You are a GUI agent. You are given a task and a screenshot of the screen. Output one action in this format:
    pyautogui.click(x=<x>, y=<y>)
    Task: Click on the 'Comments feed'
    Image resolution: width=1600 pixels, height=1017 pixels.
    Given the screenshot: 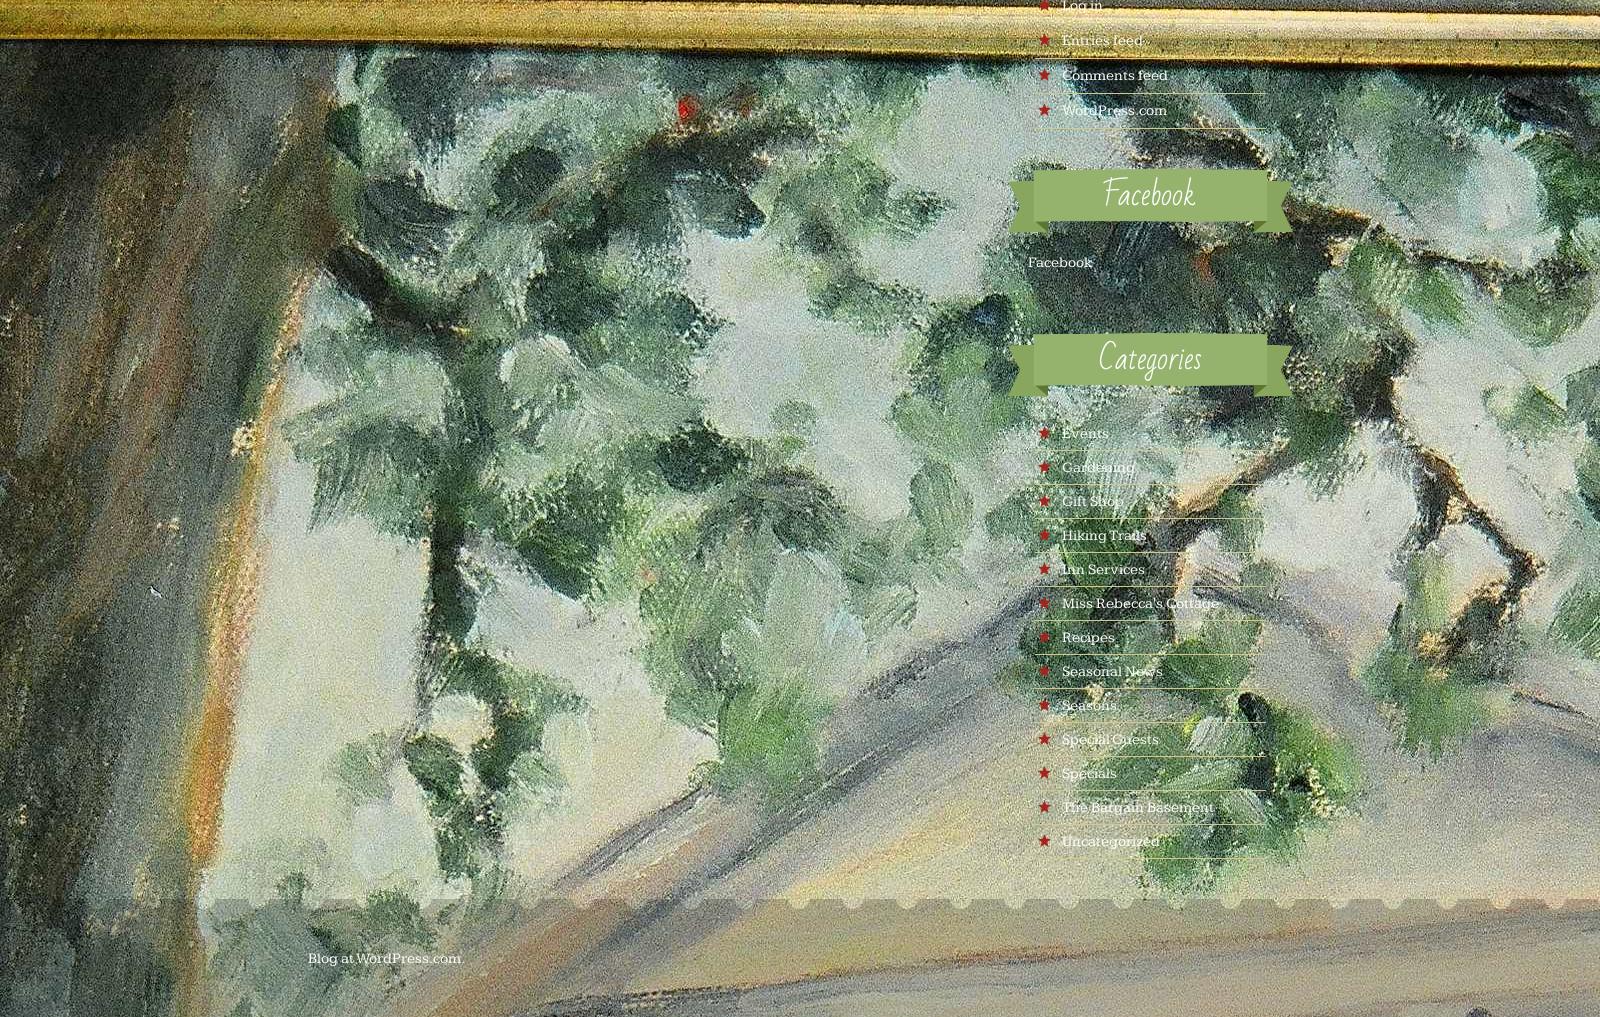 What is the action you would take?
    pyautogui.click(x=1114, y=75)
    